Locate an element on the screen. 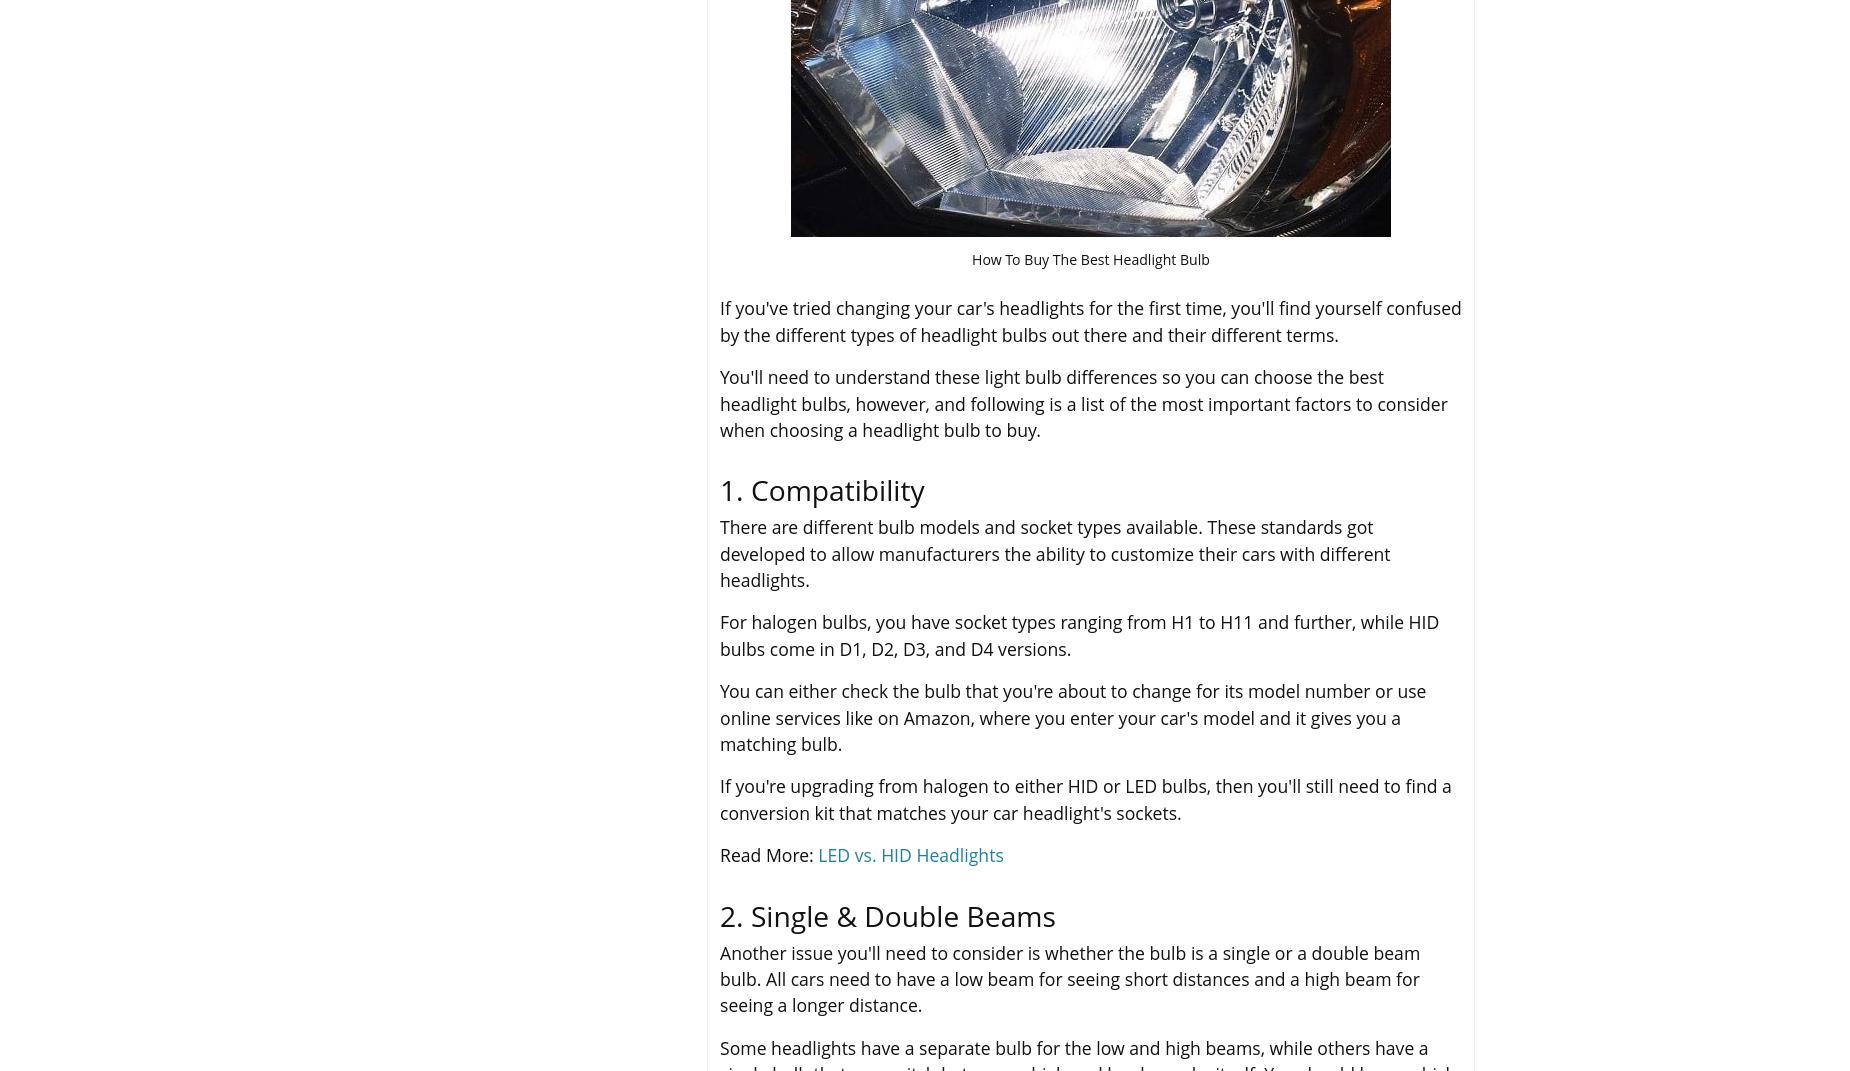  'You can either check the bulb that you're about to change for its model number or use online services like on Amazon, where you enter your car's model and it gives you a matching bulb.' is located at coordinates (1072, 717).